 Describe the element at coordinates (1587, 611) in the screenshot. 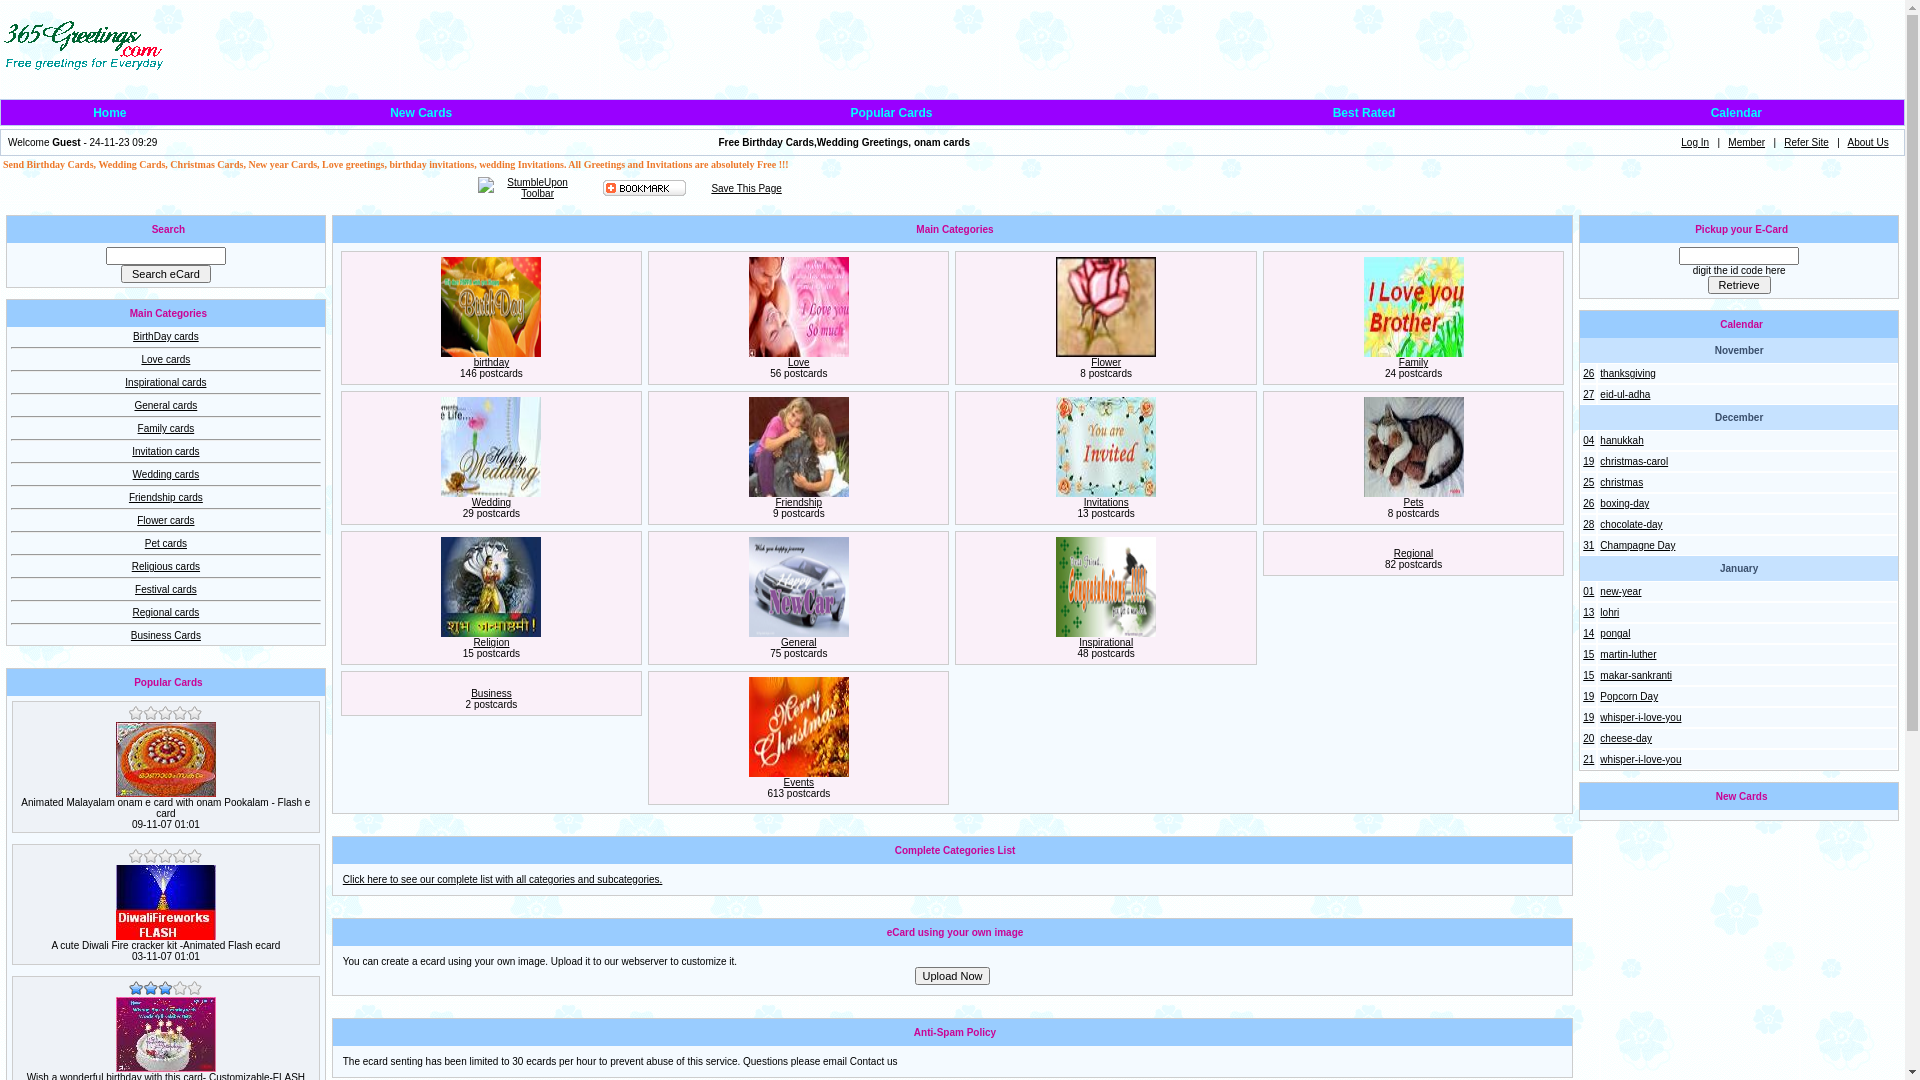

I see `'13'` at that location.